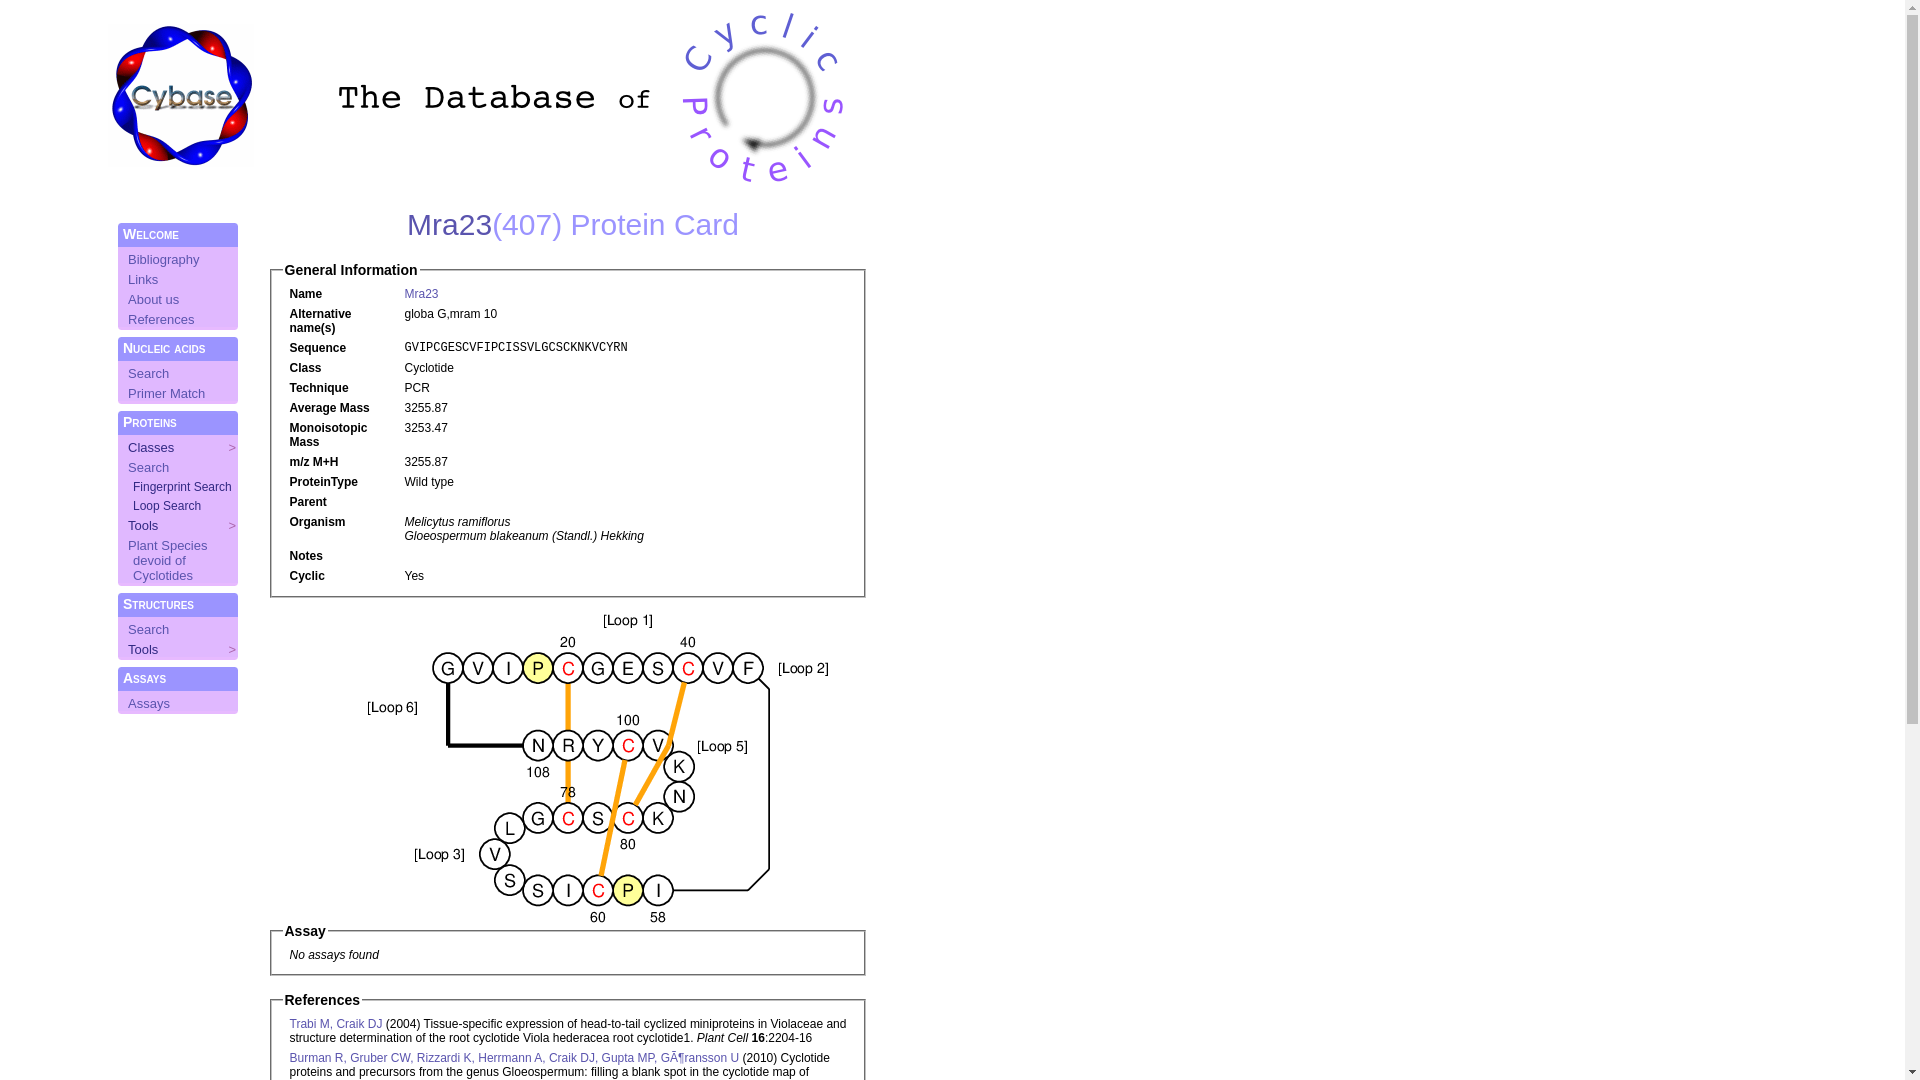 The height and width of the screenshot is (1080, 1920). I want to click on 'Nucleic acids', so click(163, 346).